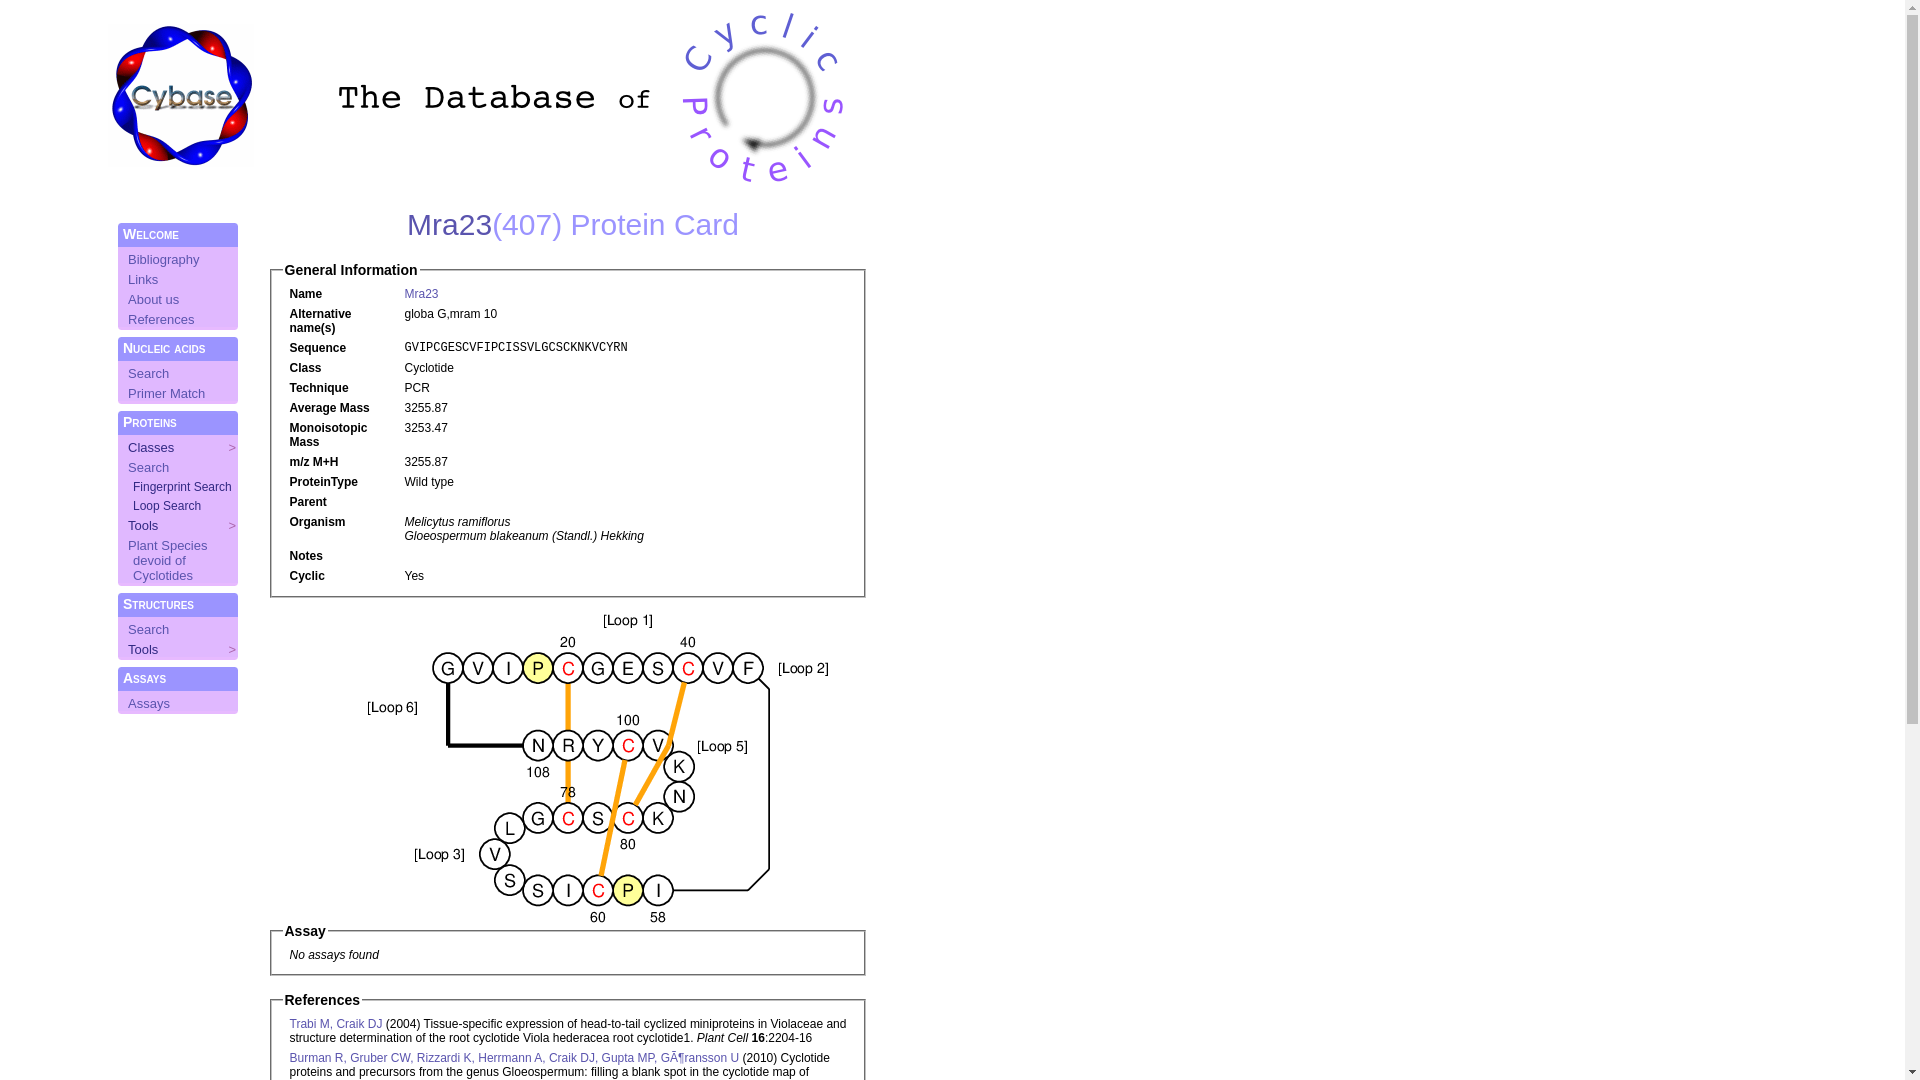 The height and width of the screenshot is (1080, 1920). I want to click on 'Nucleic acids', so click(163, 346).